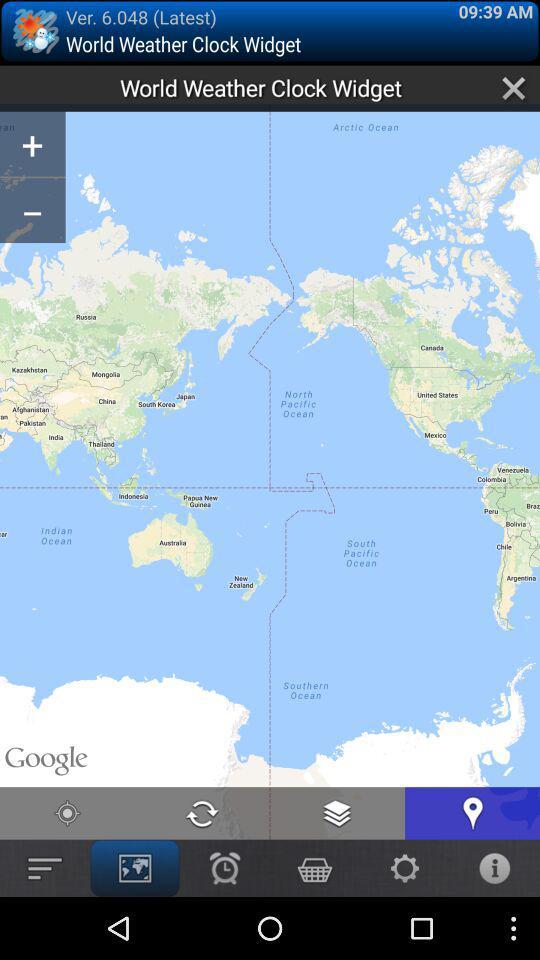 Image resolution: width=540 pixels, height=960 pixels. Describe the element at coordinates (494, 867) in the screenshot. I see `the icon which indicates information symbol` at that location.